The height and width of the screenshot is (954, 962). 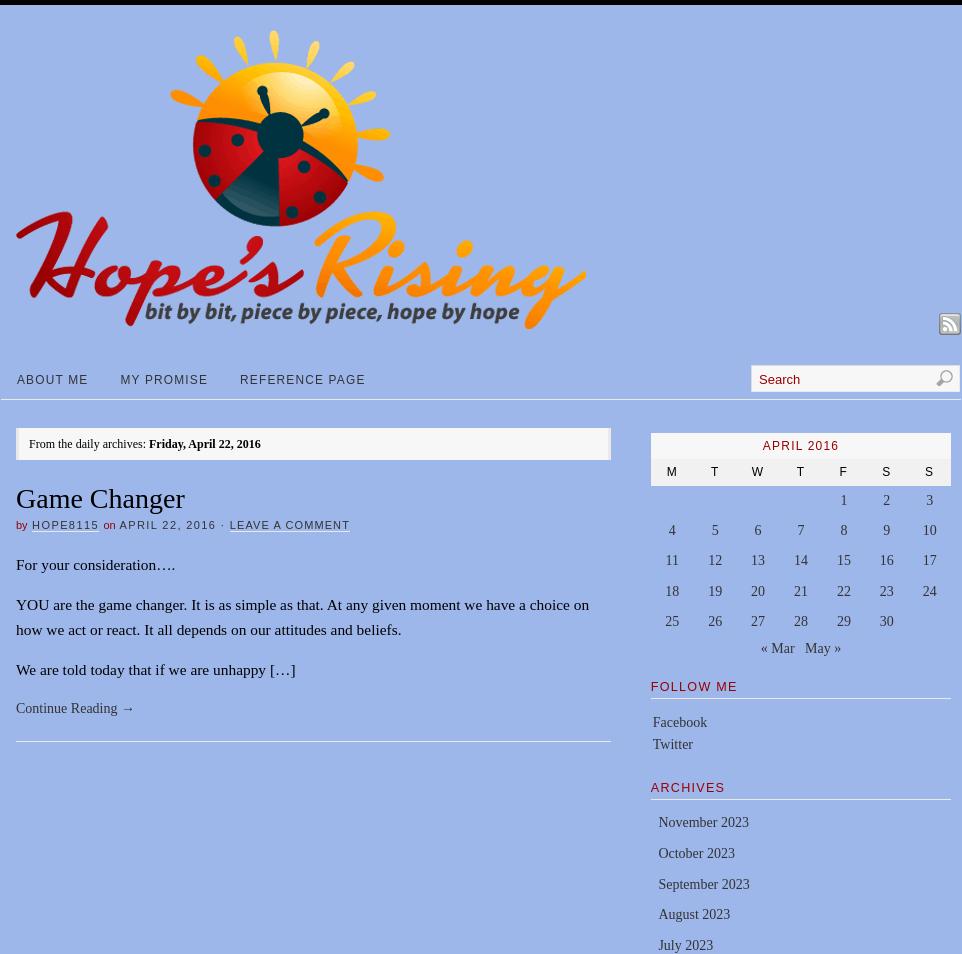 What do you see at coordinates (757, 528) in the screenshot?
I see `'6'` at bounding box center [757, 528].